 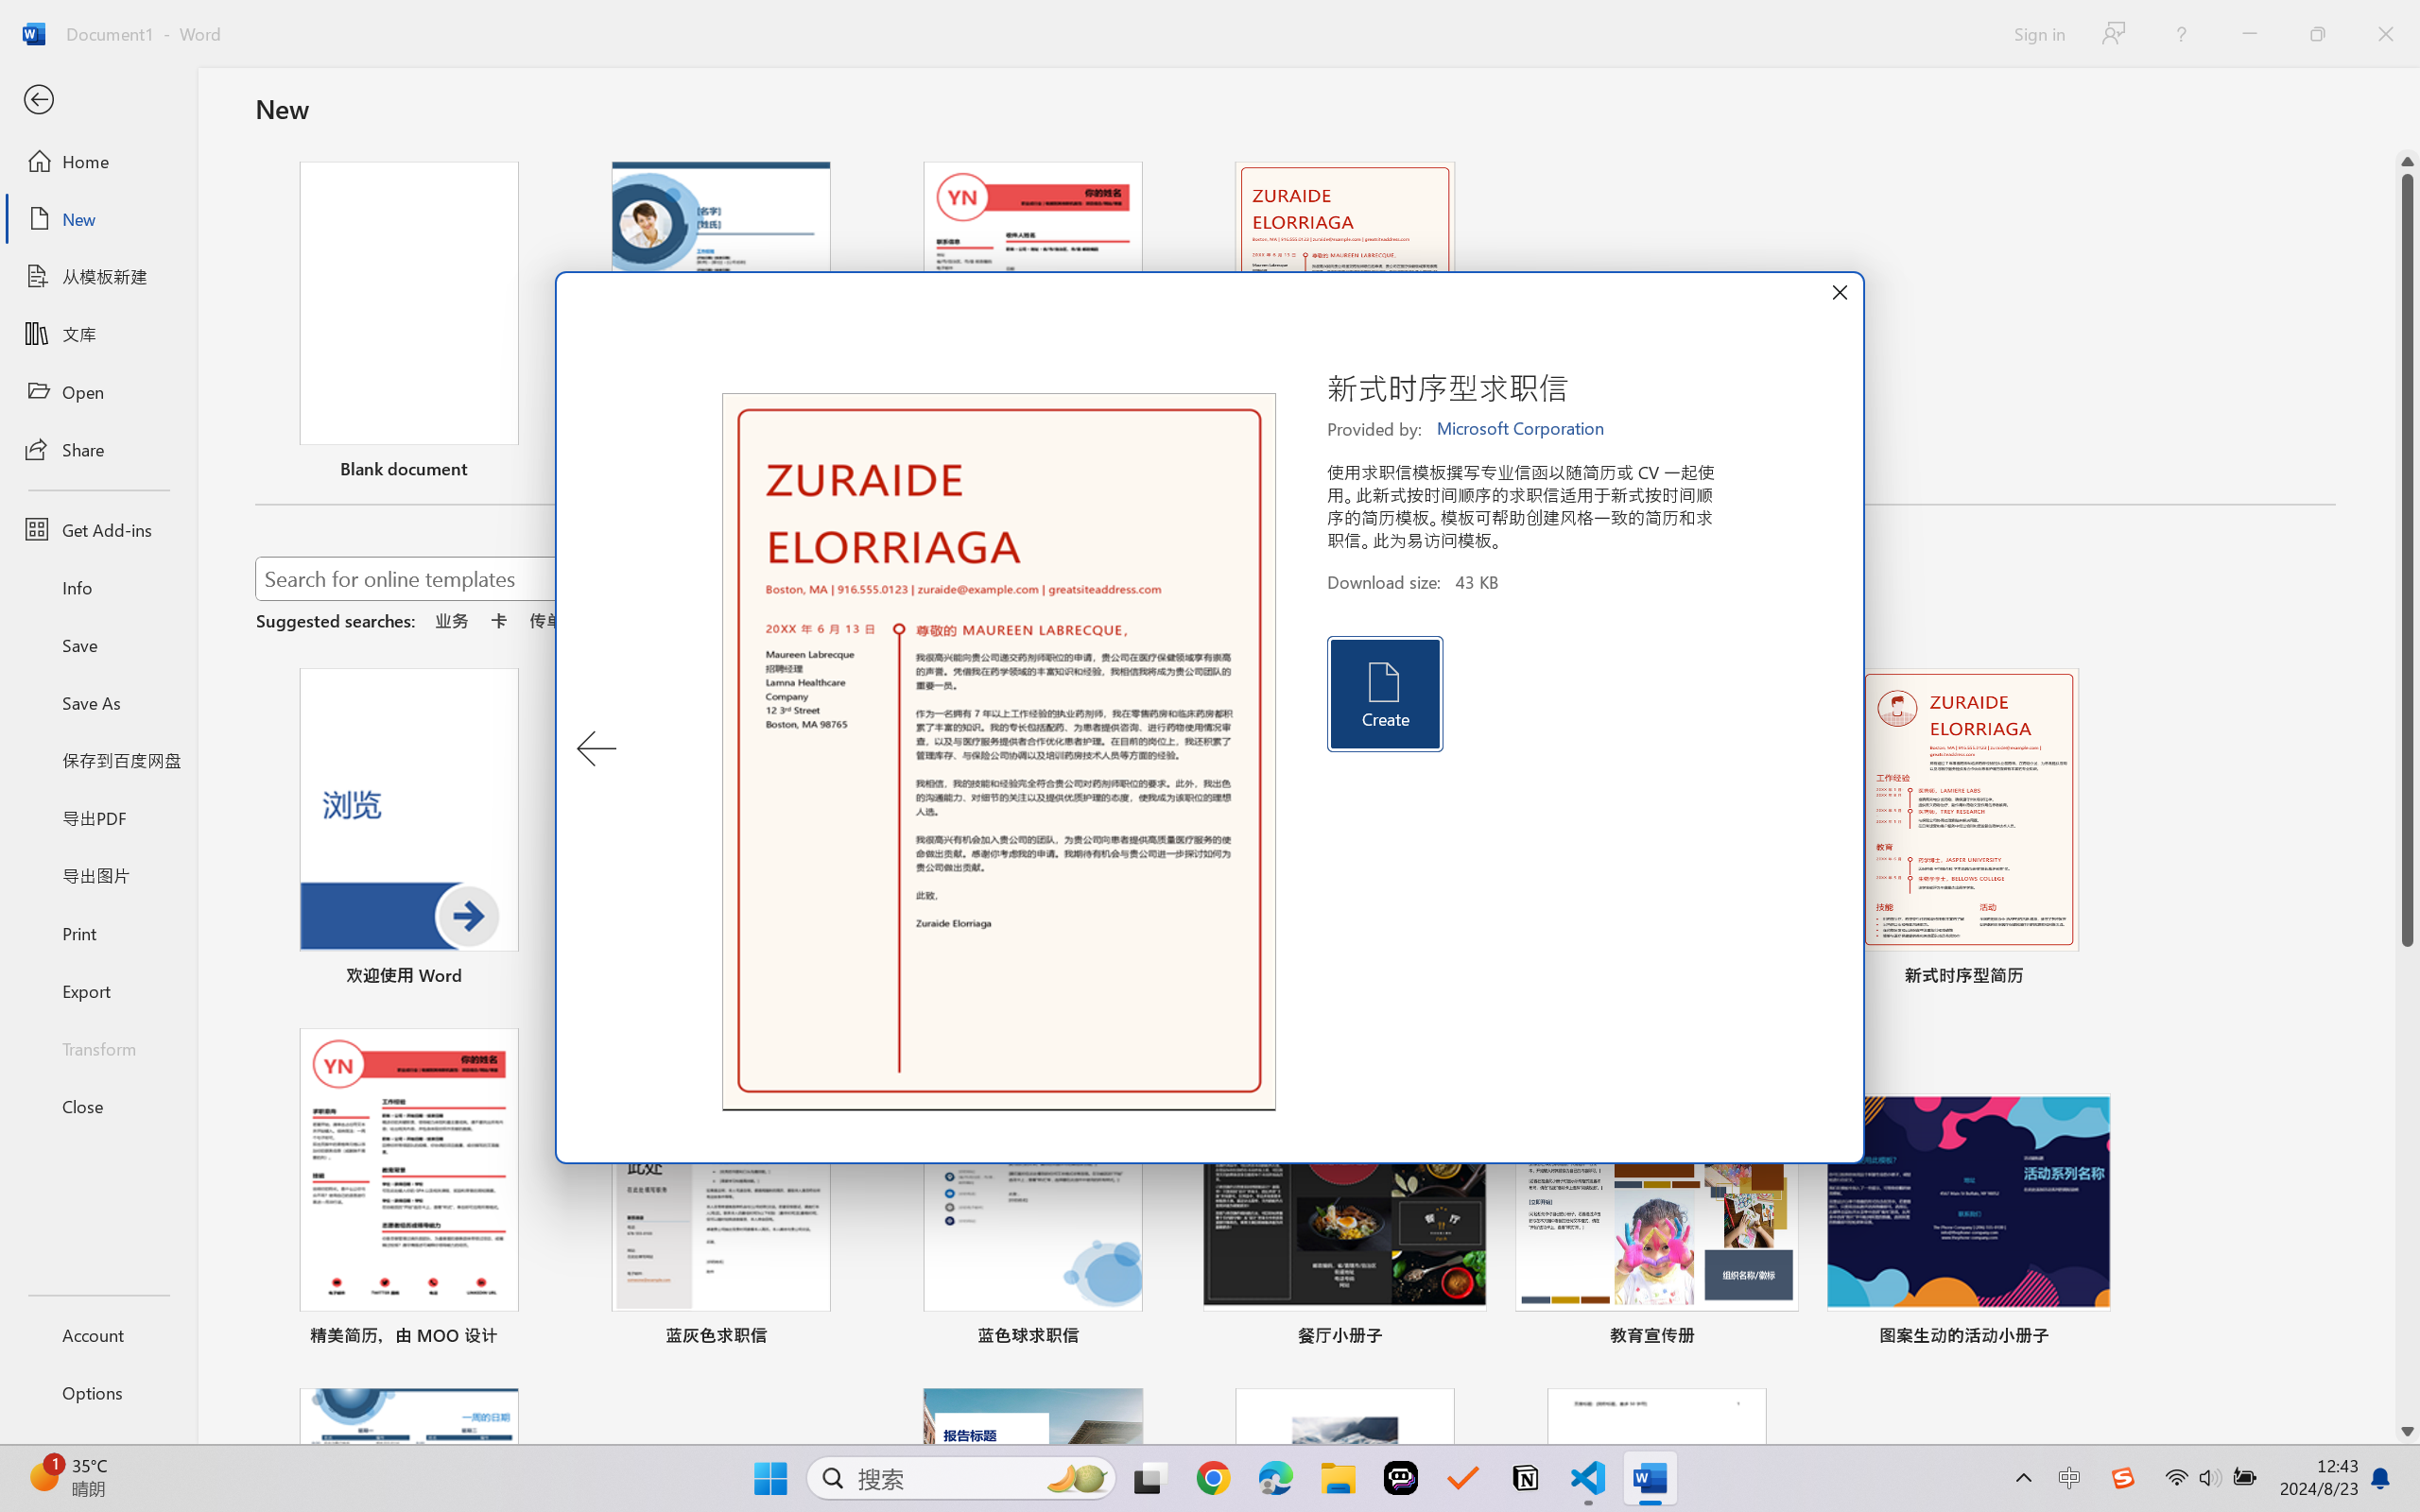 What do you see at coordinates (97, 586) in the screenshot?
I see `'Info'` at bounding box center [97, 586].